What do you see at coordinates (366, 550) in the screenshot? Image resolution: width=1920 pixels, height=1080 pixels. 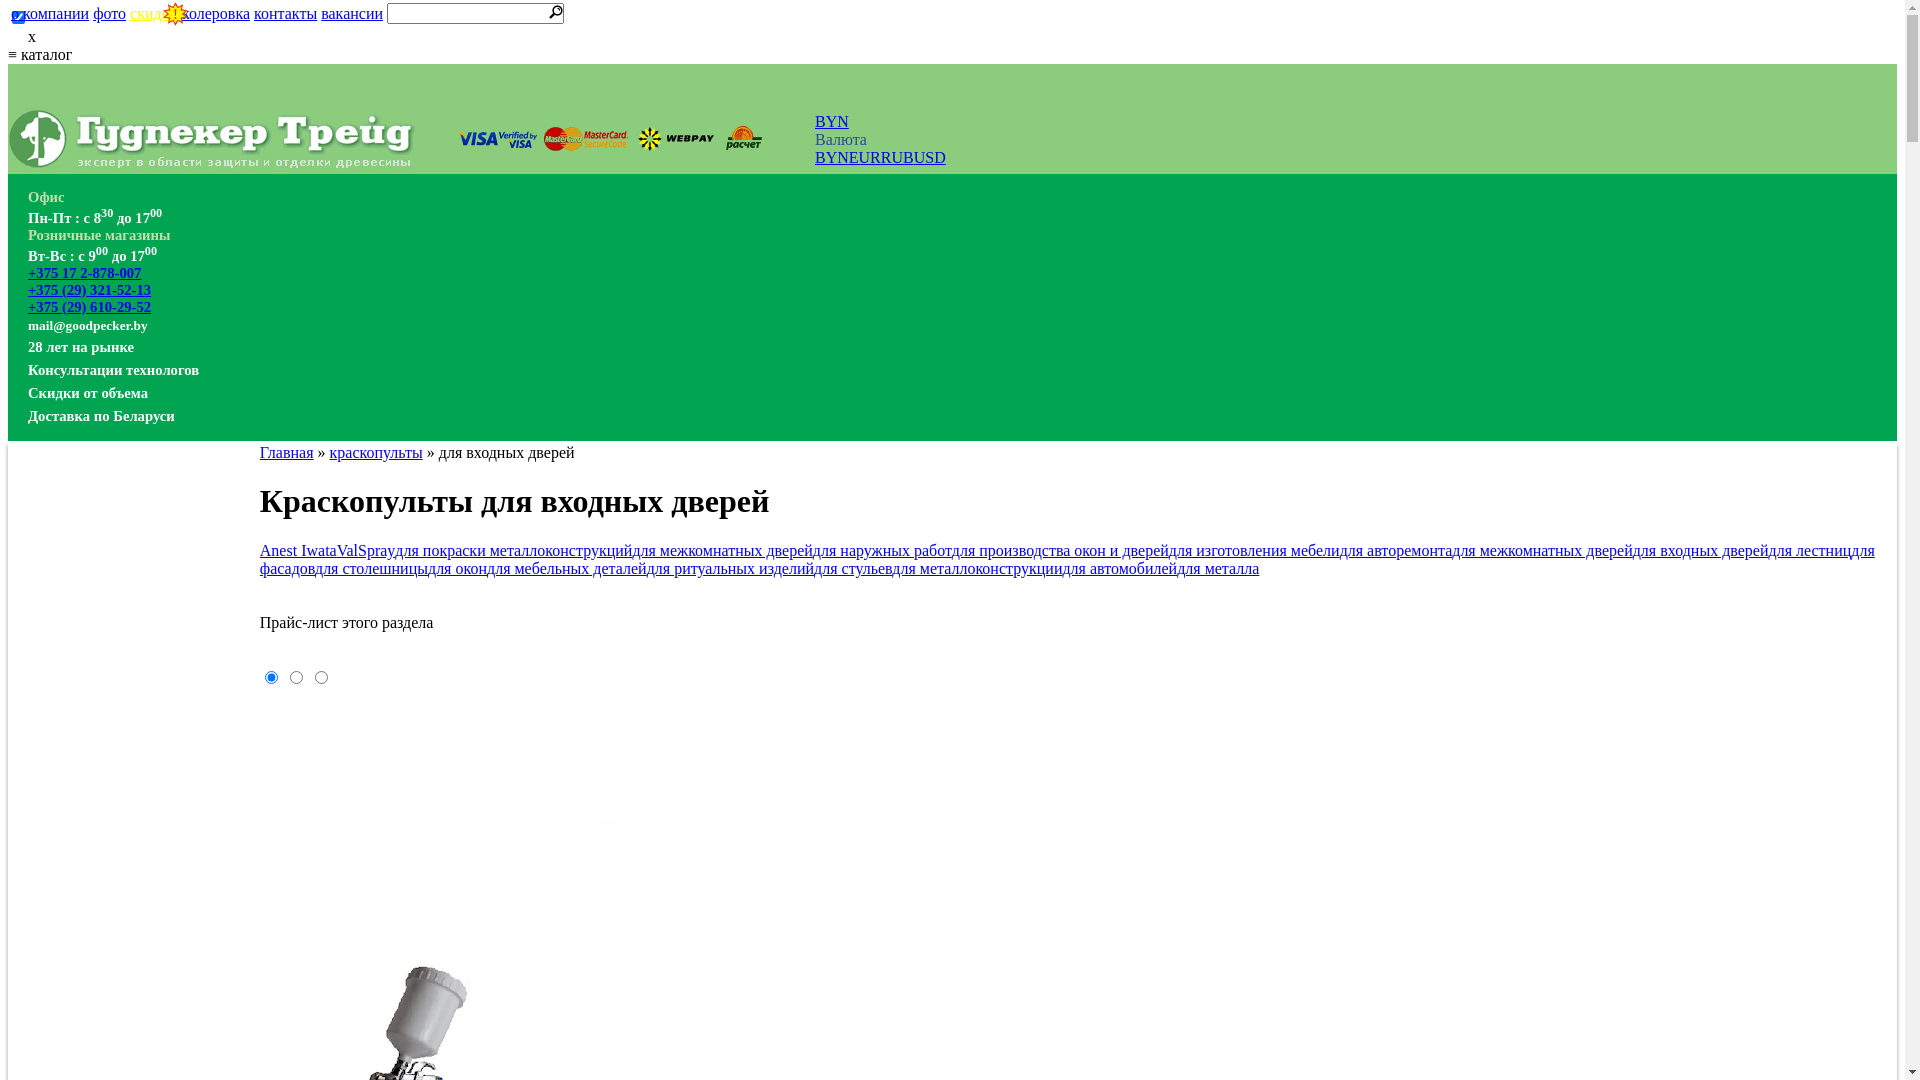 I see `'ValSpray'` at bounding box center [366, 550].